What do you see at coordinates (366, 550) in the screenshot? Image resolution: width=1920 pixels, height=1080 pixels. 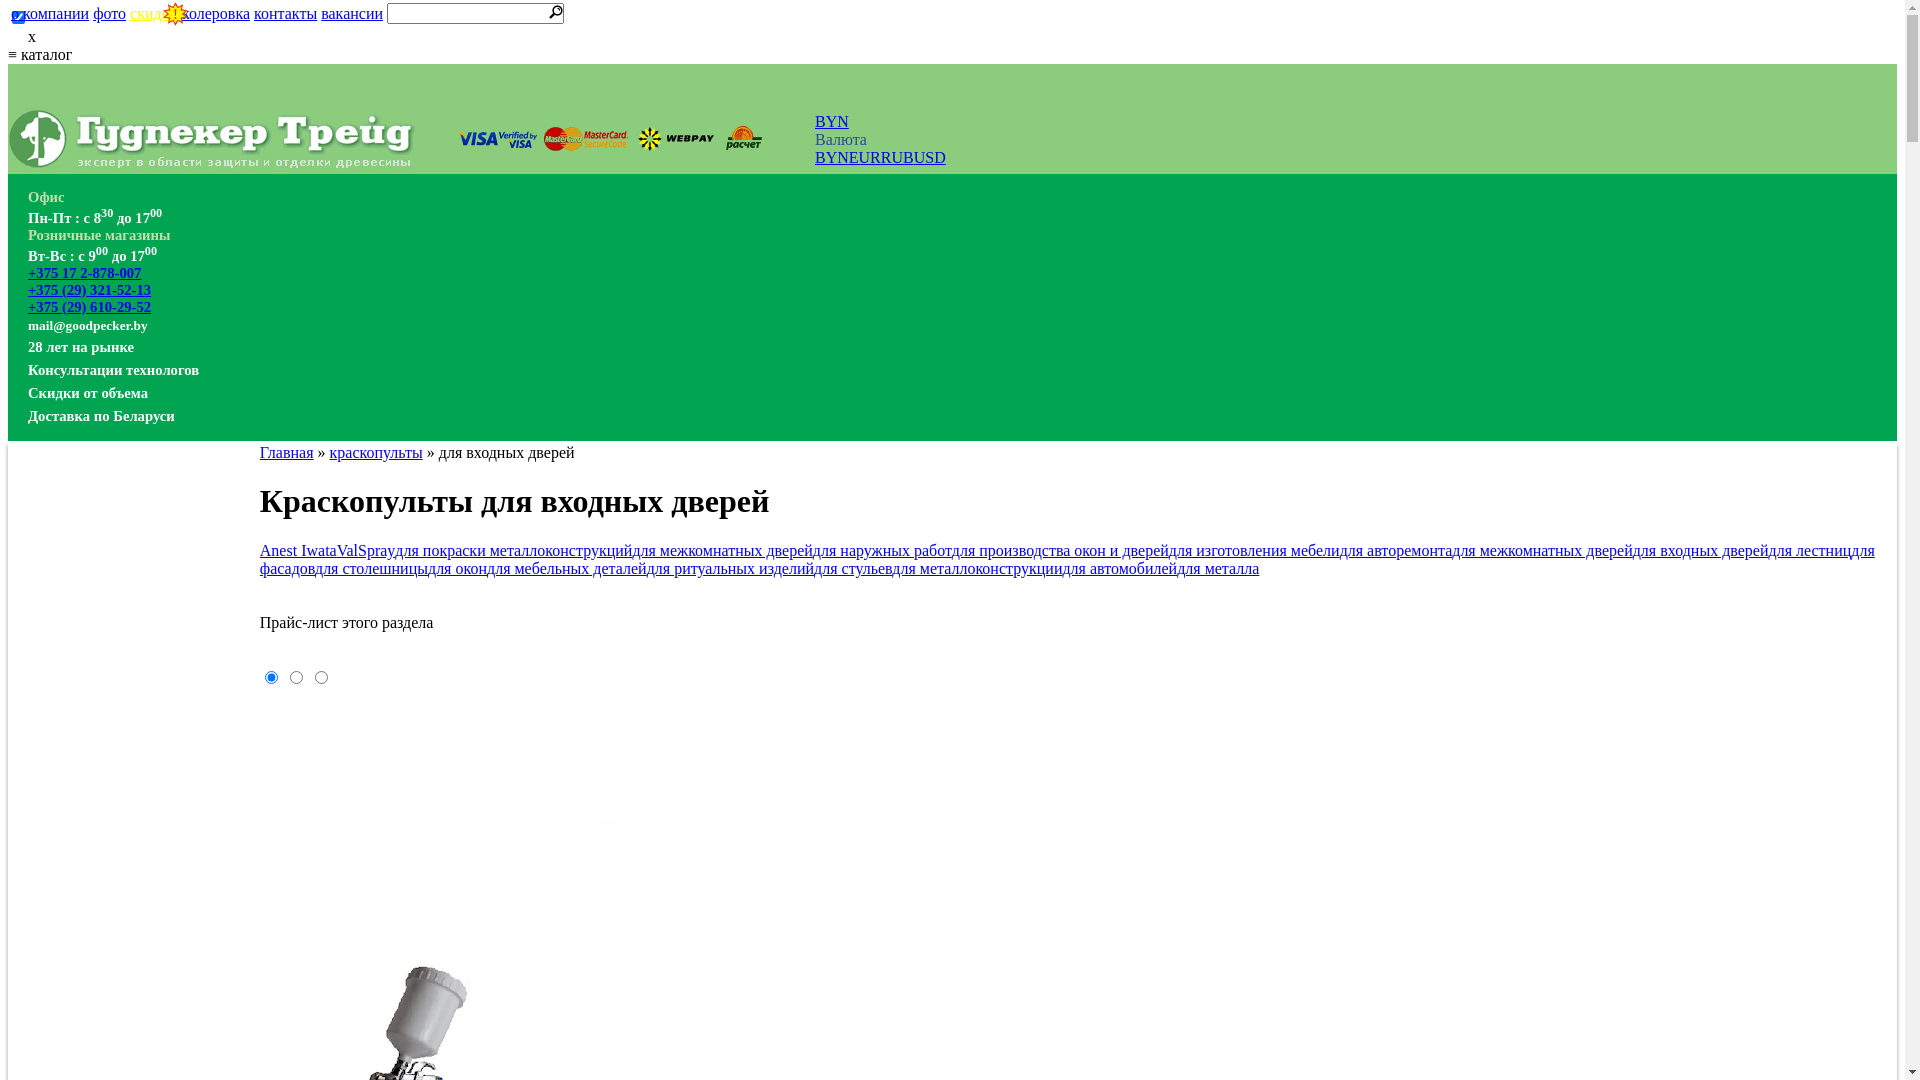 I see `'ValSpray'` at bounding box center [366, 550].